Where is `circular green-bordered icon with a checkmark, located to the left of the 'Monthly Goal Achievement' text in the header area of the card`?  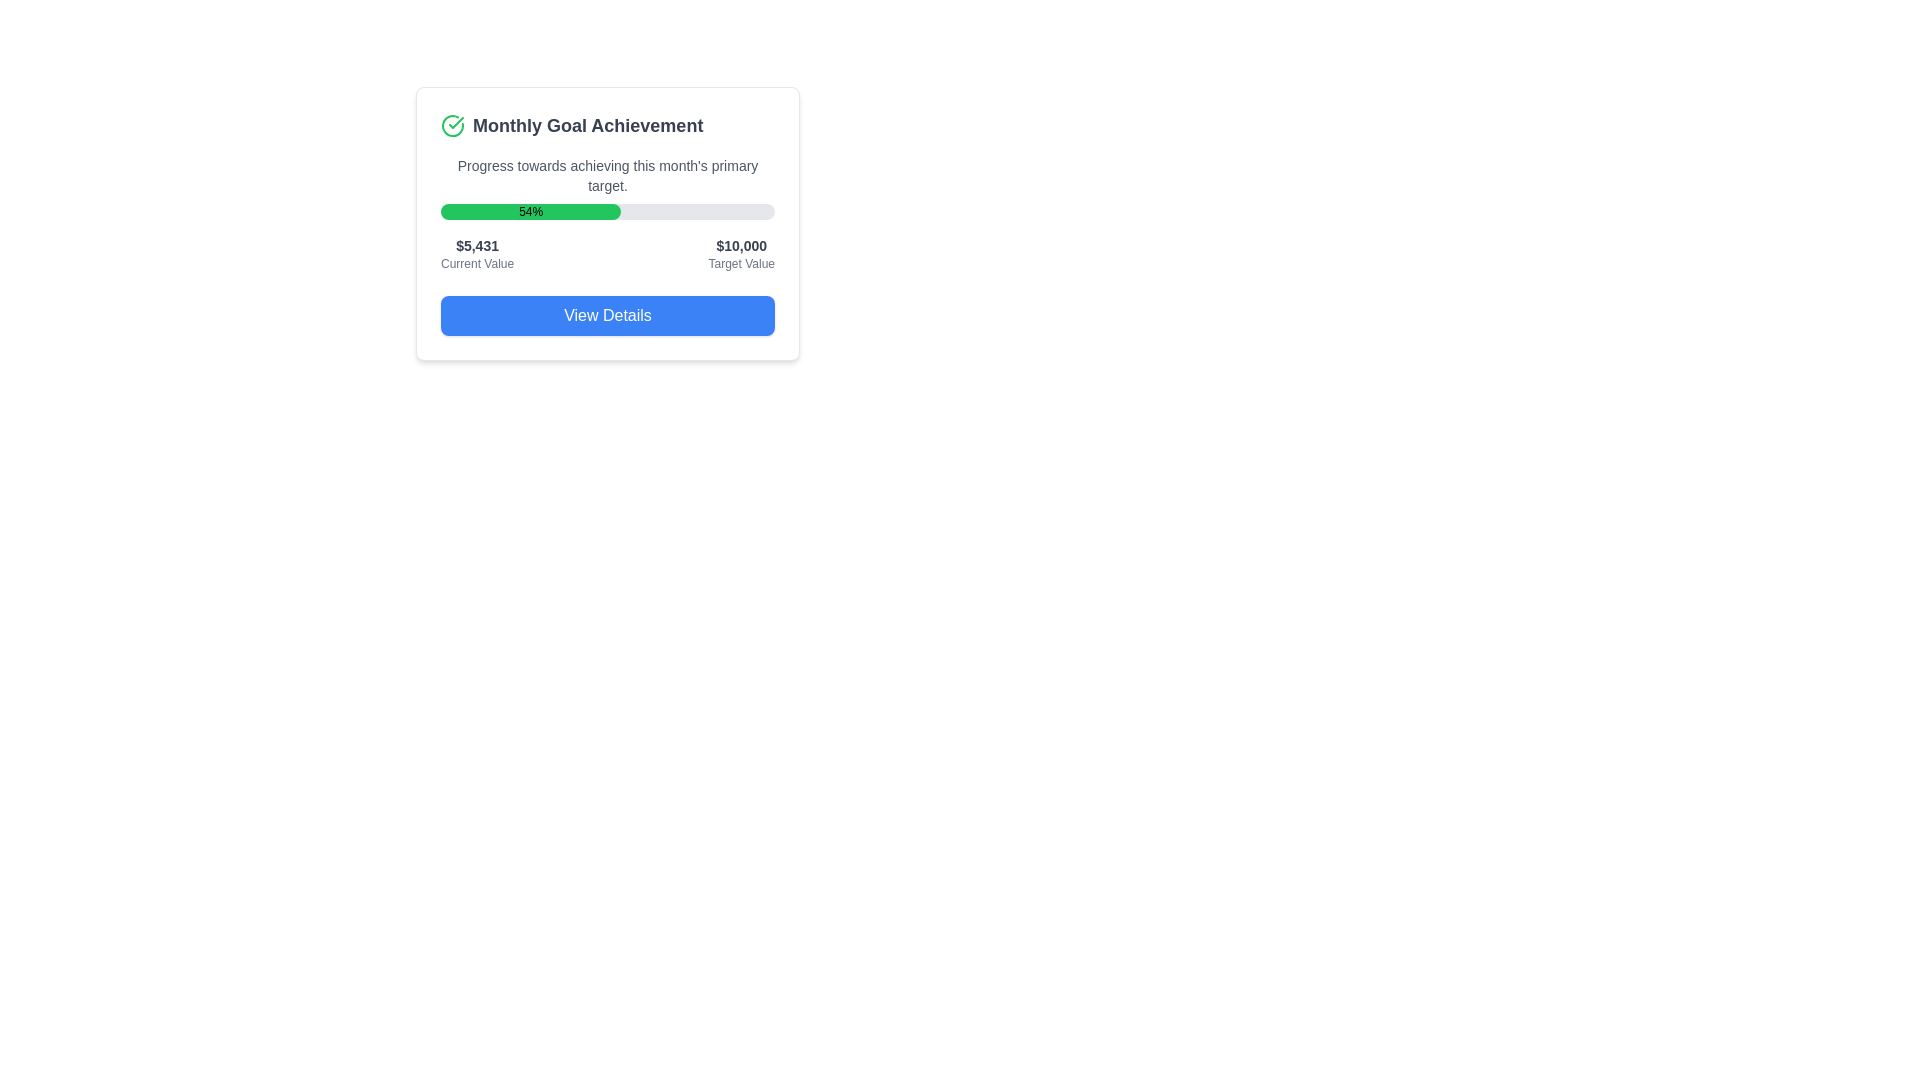
circular green-bordered icon with a checkmark, located to the left of the 'Monthly Goal Achievement' text in the header area of the card is located at coordinates (451, 126).